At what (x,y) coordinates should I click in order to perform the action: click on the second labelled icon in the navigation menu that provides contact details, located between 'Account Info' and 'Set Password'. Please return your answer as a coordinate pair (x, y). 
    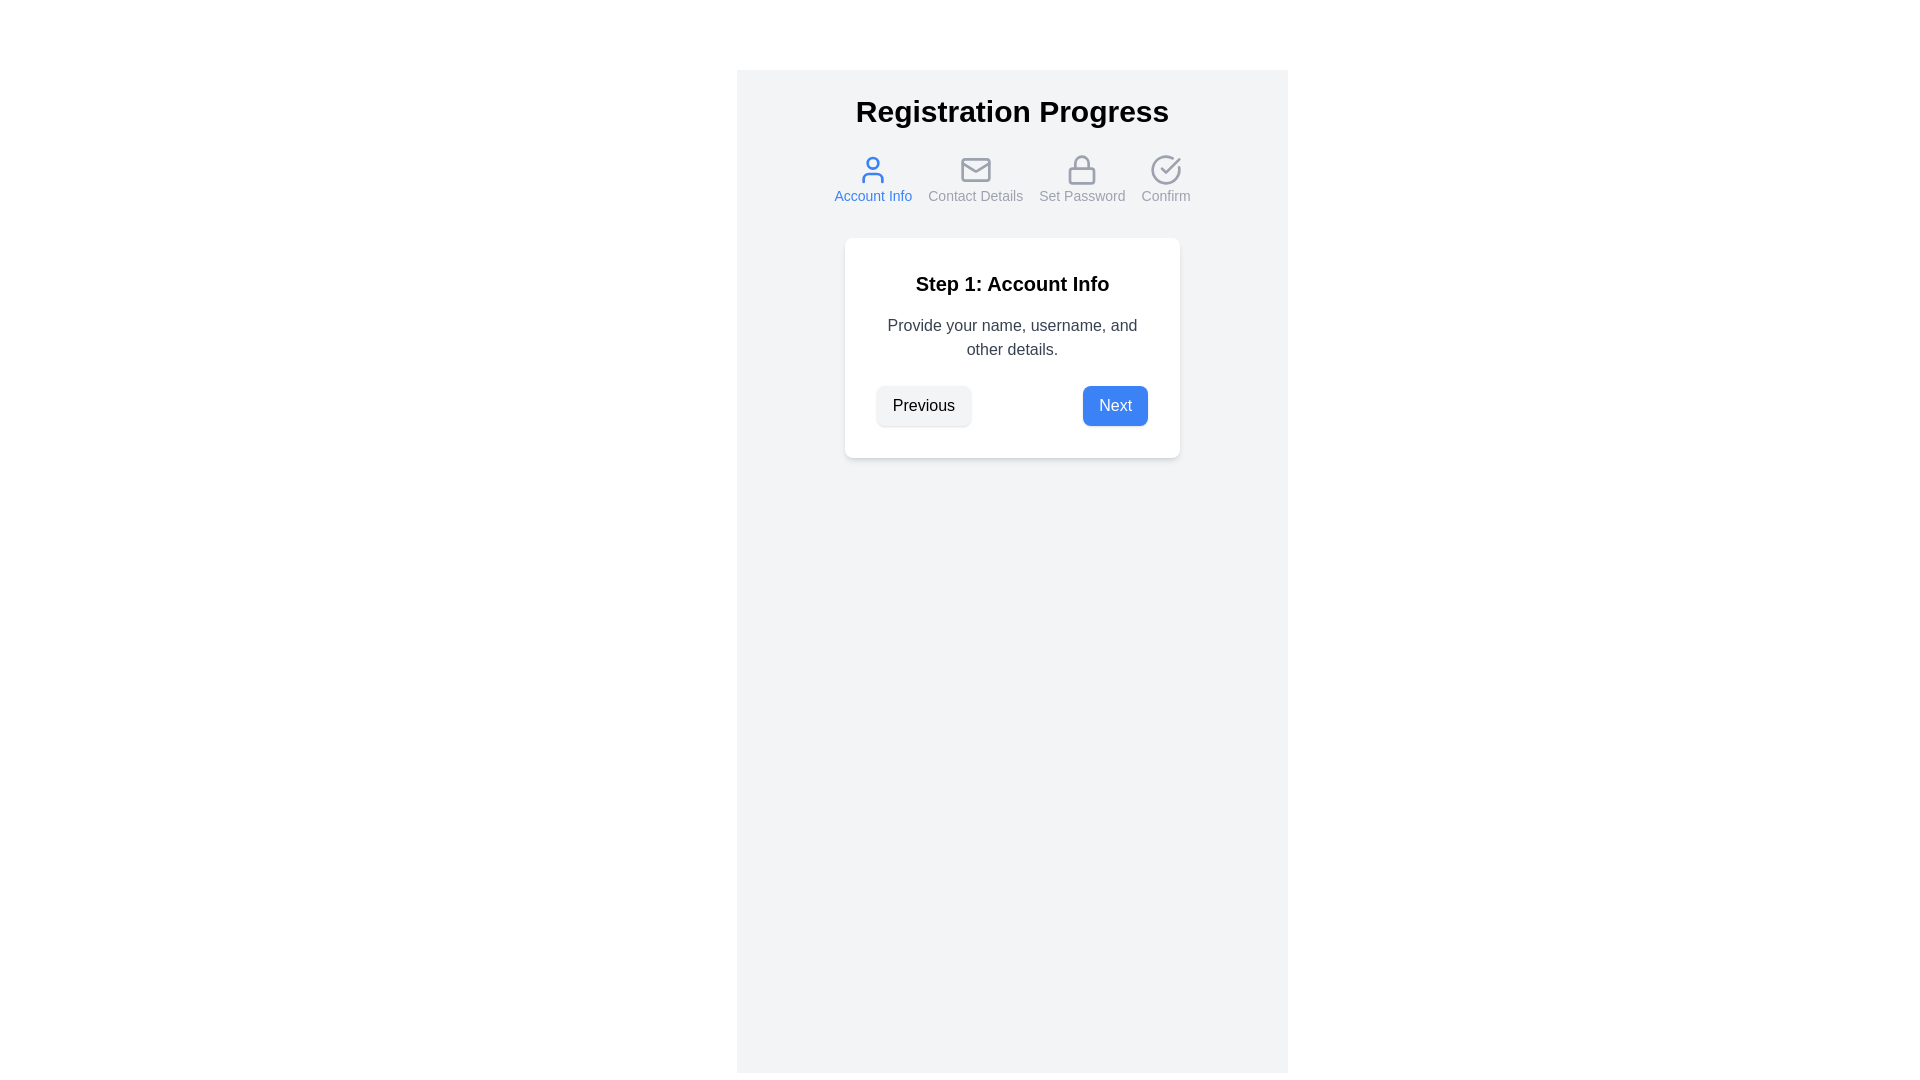
    Looking at the image, I should click on (975, 180).